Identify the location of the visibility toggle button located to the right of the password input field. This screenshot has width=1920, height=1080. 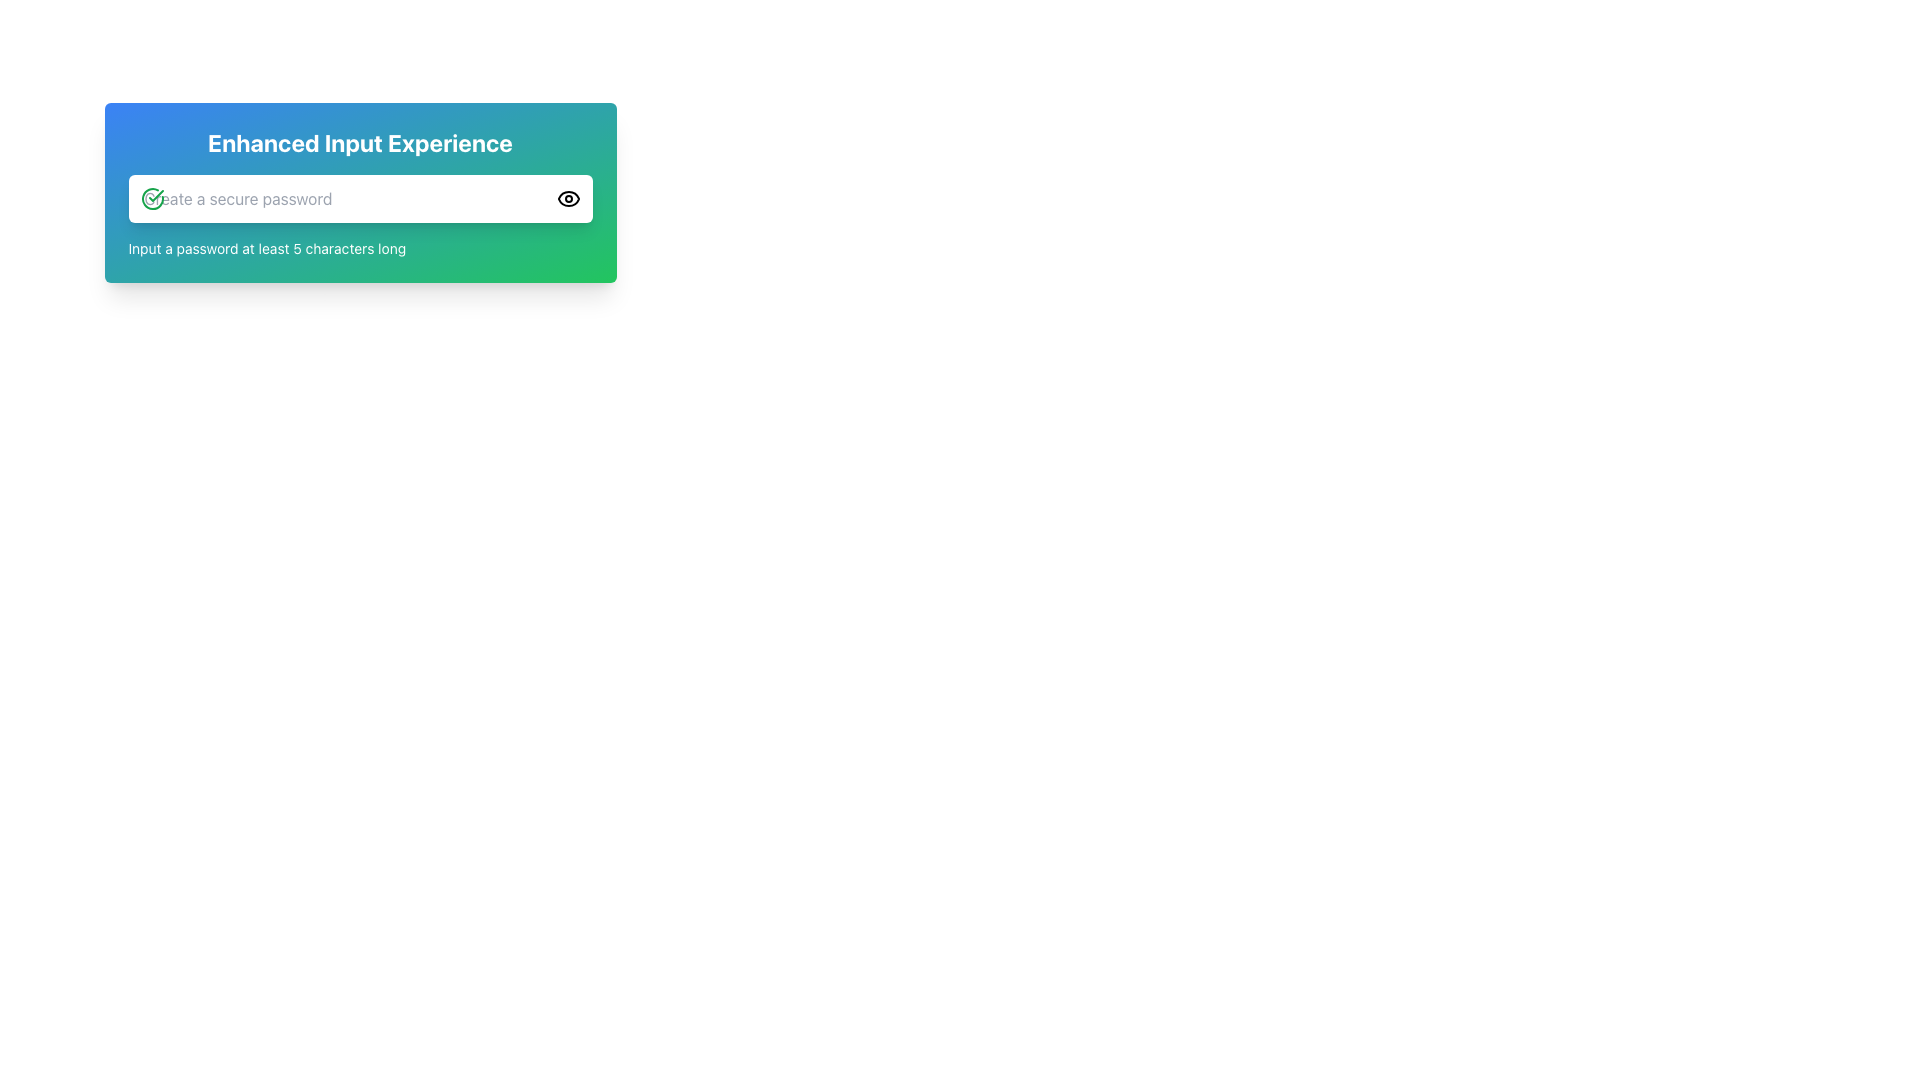
(567, 199).